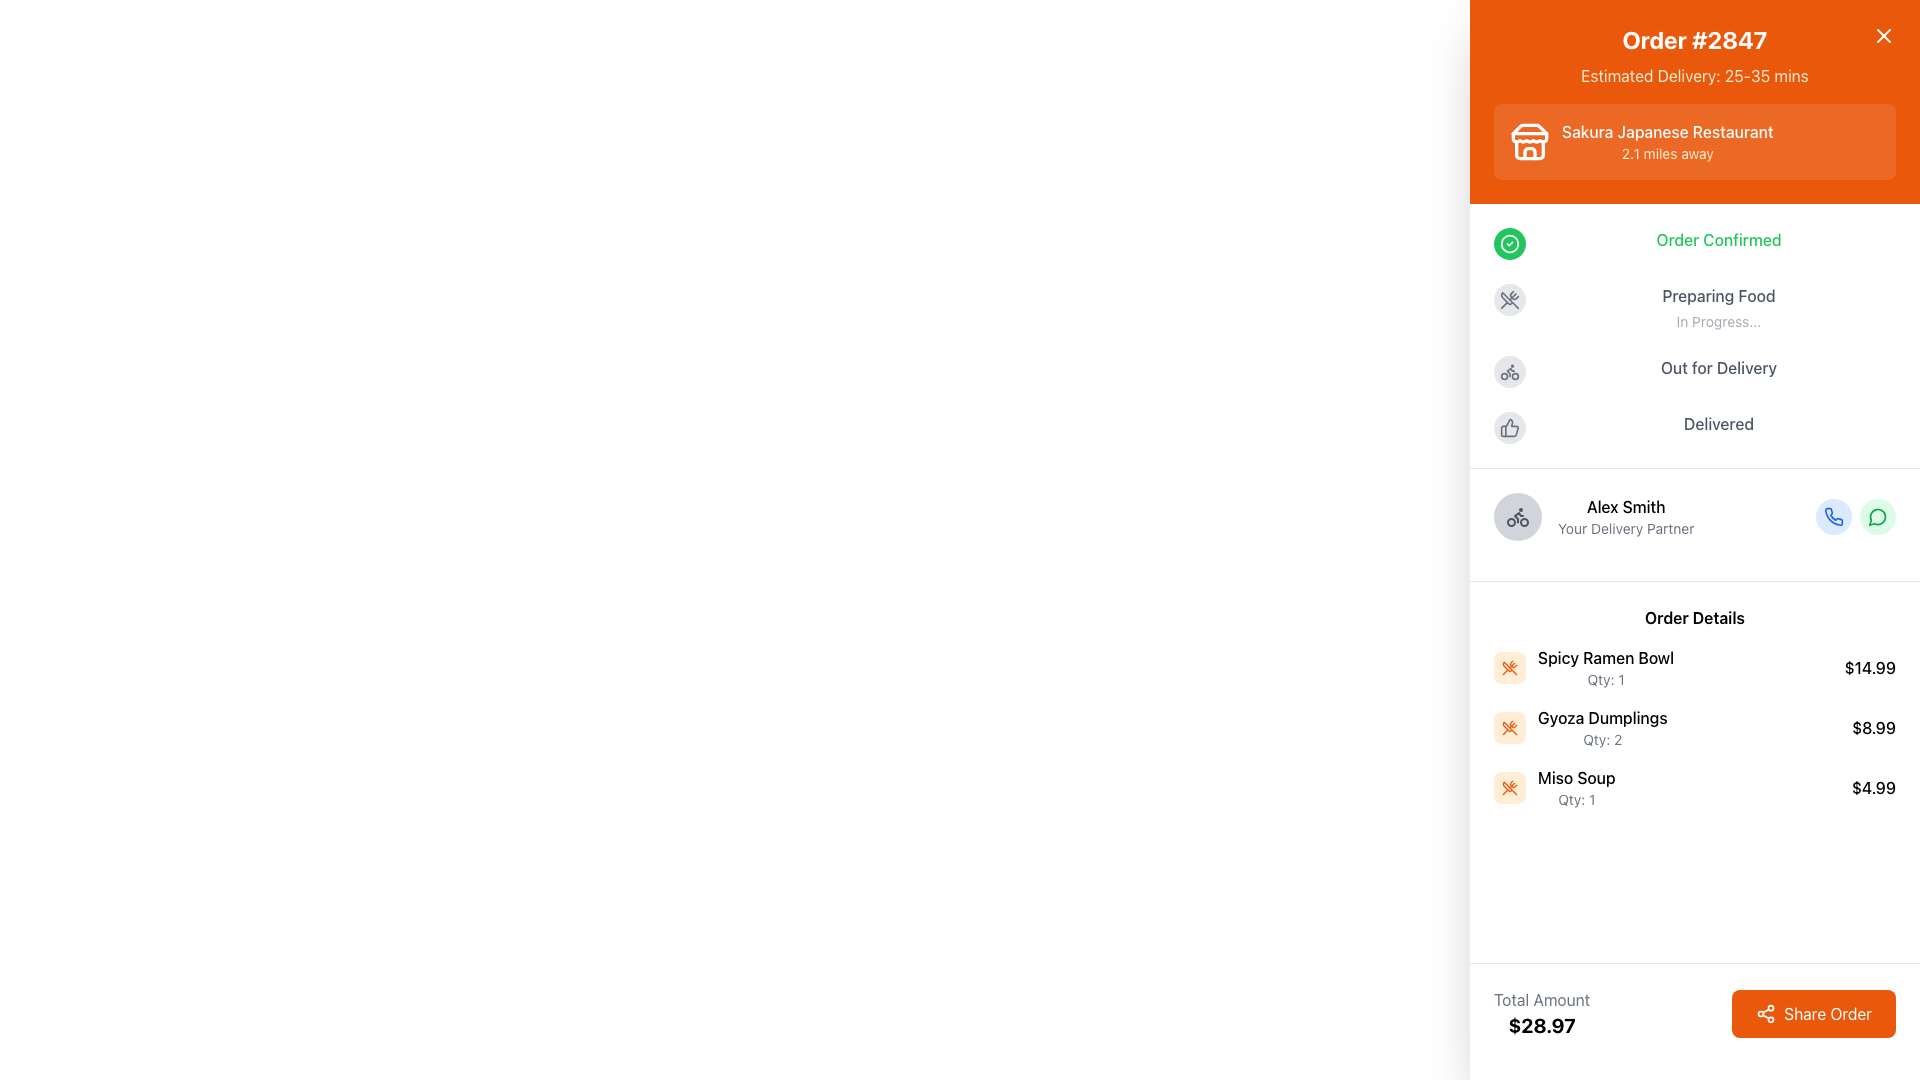 This screenshot has width=1920, height=1080. I want to click on the decorative graphic element that resembles the triangular roof section of the store icon in the header of the 'Sakura Japanese Restaurant' content card, so click(1529, 129).